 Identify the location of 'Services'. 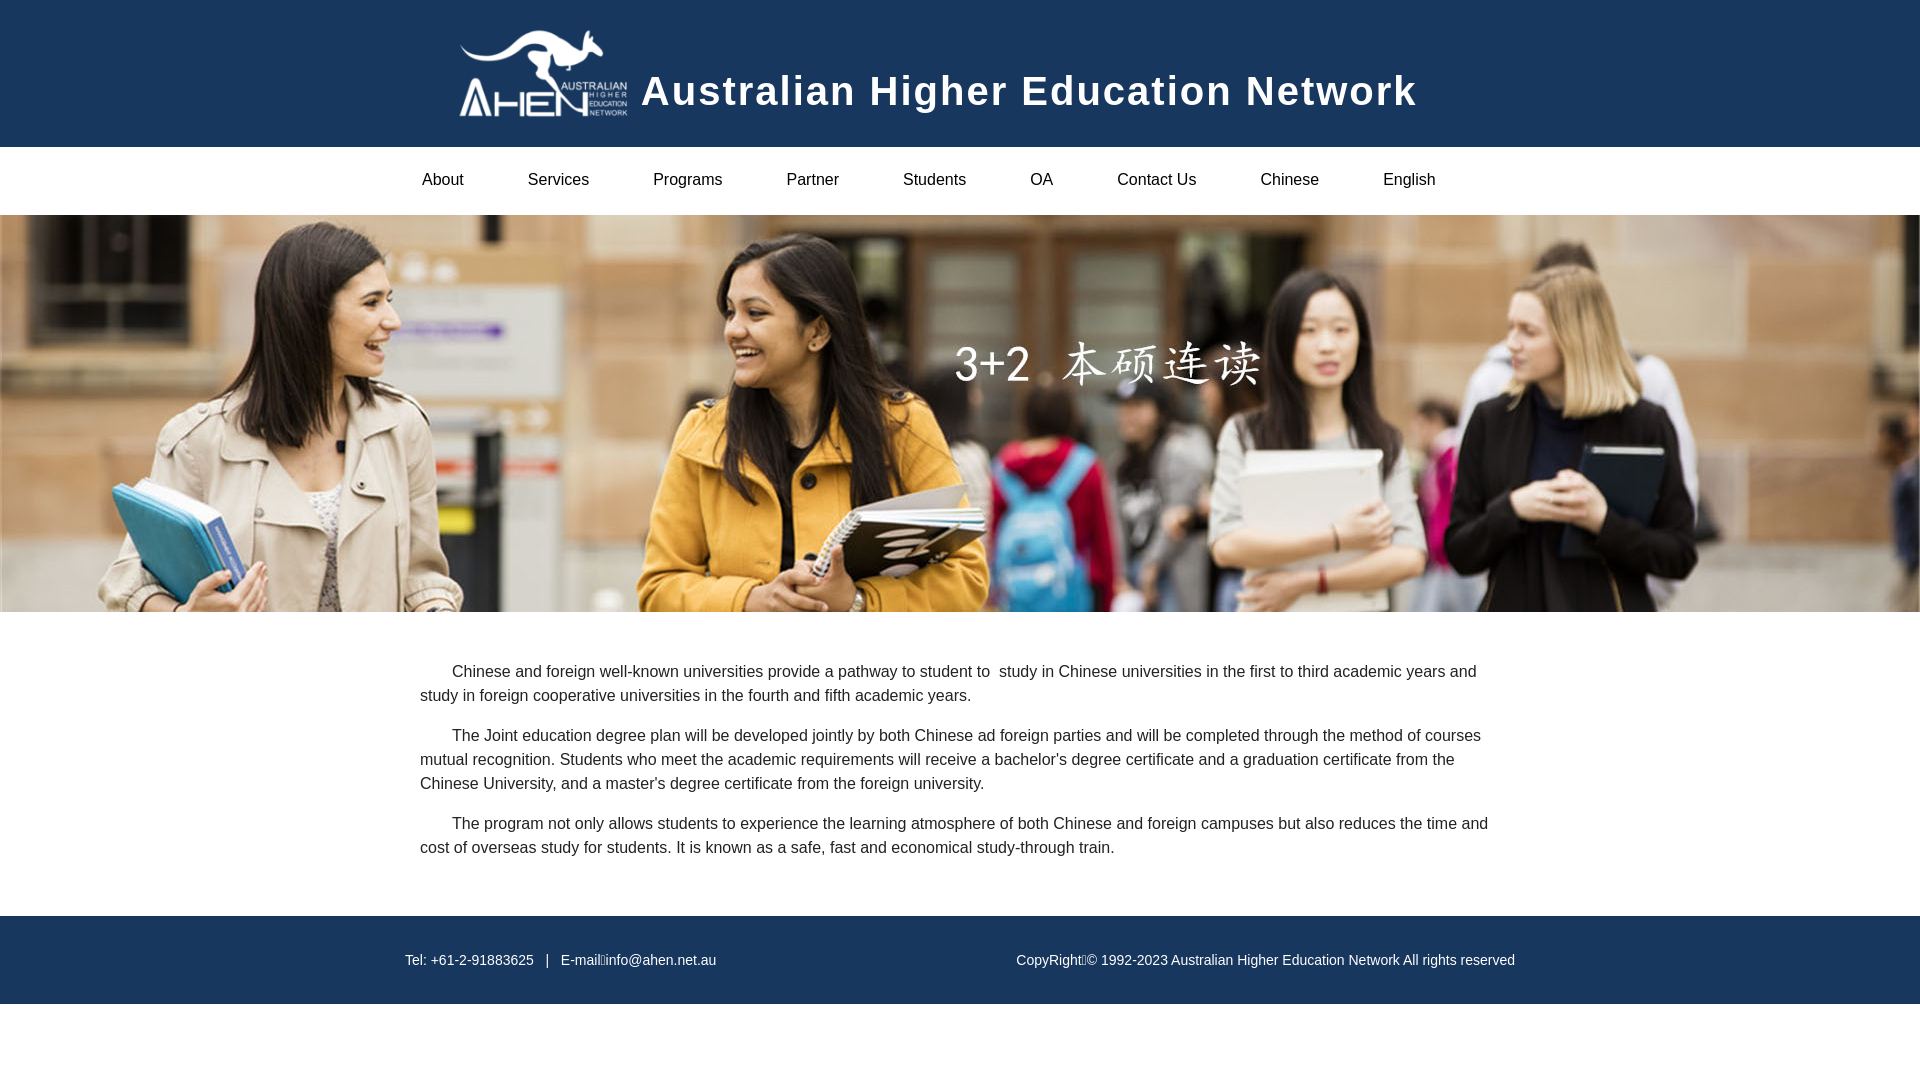
(558, 181).